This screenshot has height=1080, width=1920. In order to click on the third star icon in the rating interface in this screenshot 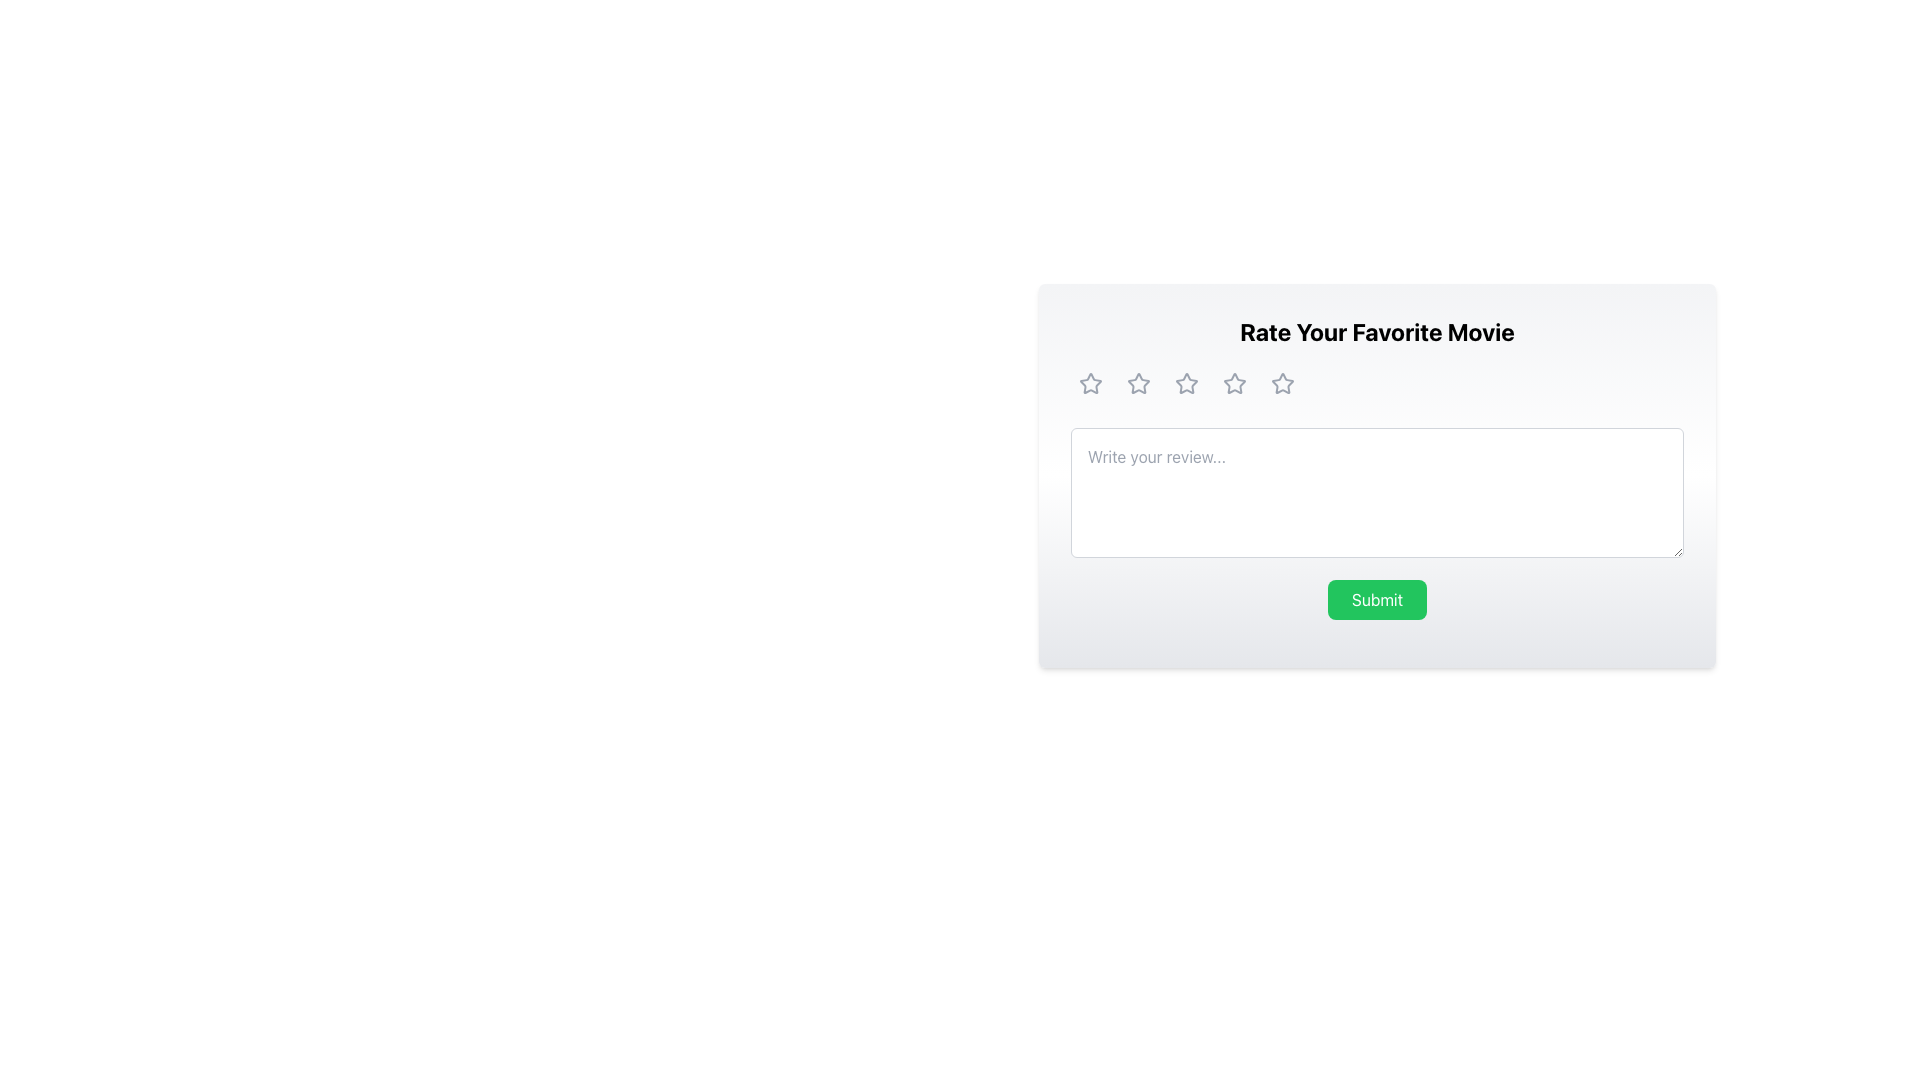, I will do `click(1233, 383)`.